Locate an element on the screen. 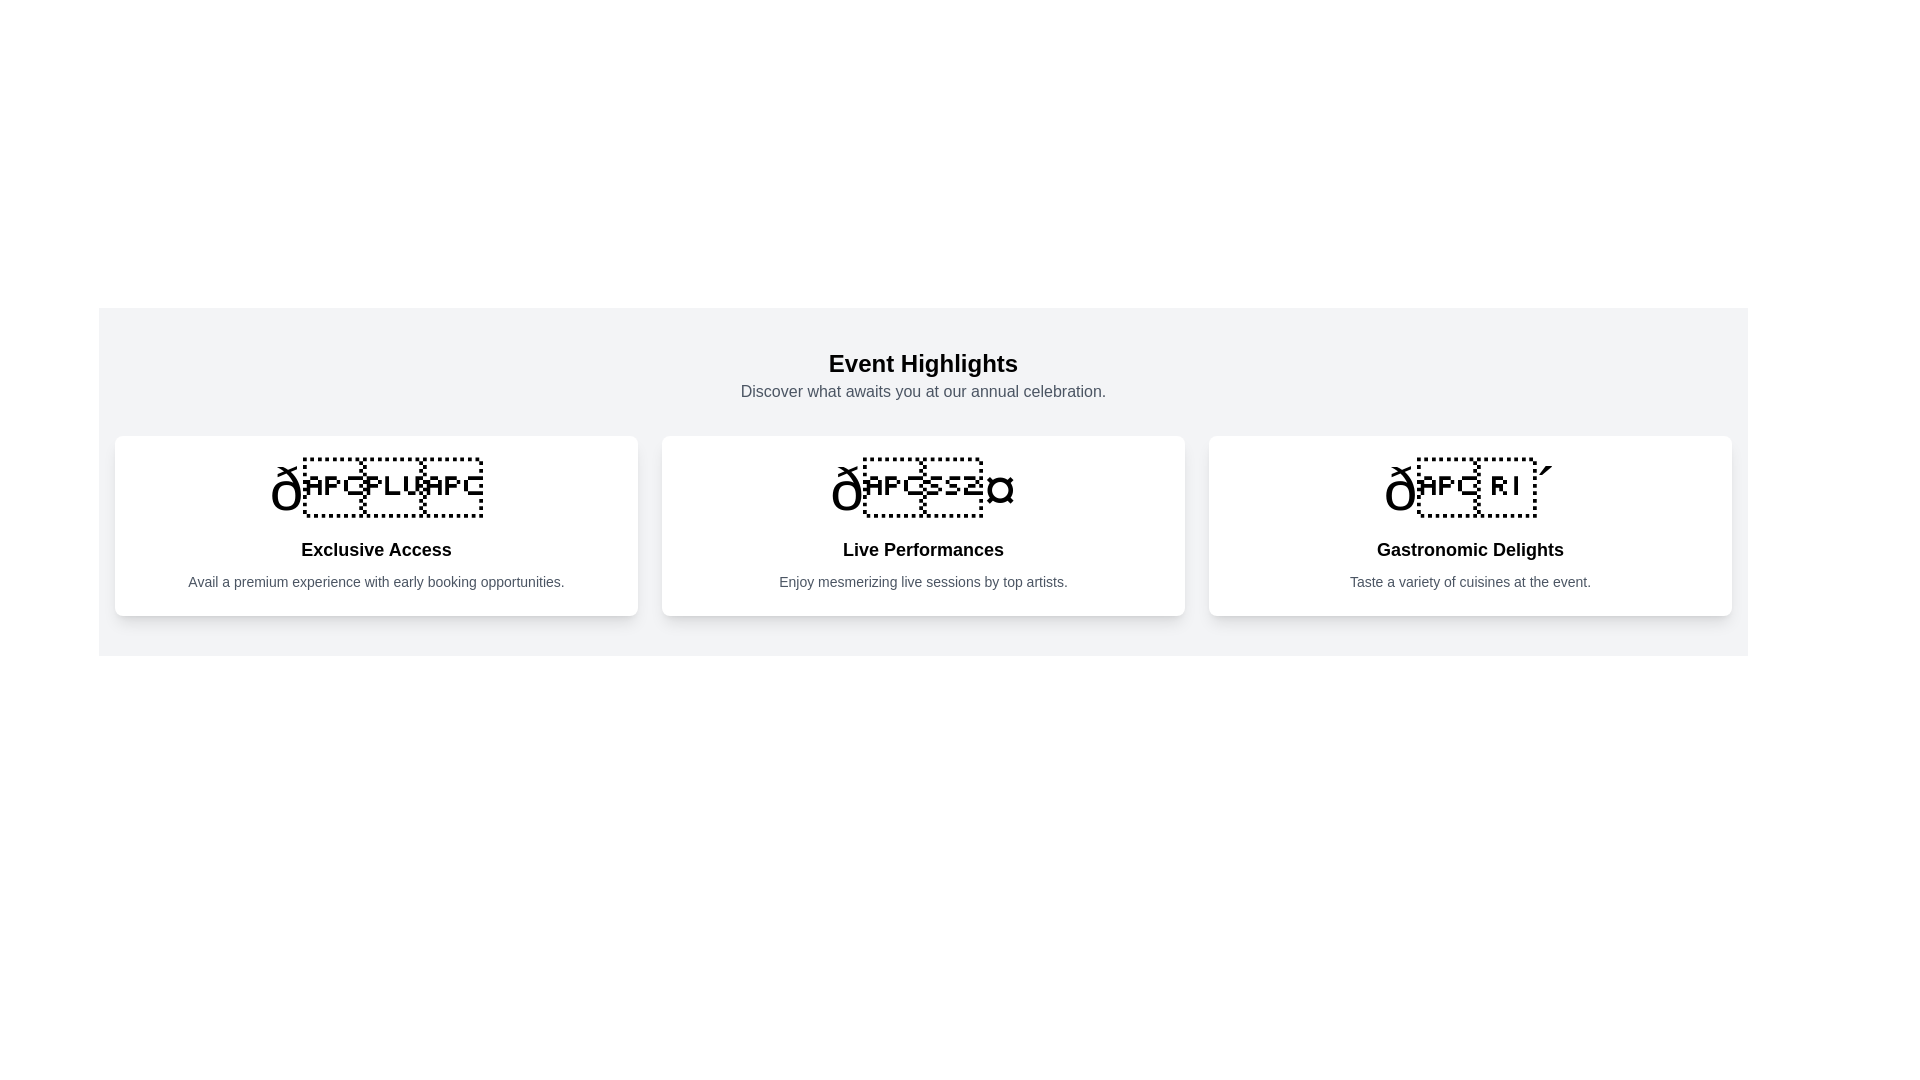 The image size is (1920, 1080). text element displaying 'Live Performances', which is centrally aligned and visually prominent in a bold, large font is located at coordinates (922, 550).